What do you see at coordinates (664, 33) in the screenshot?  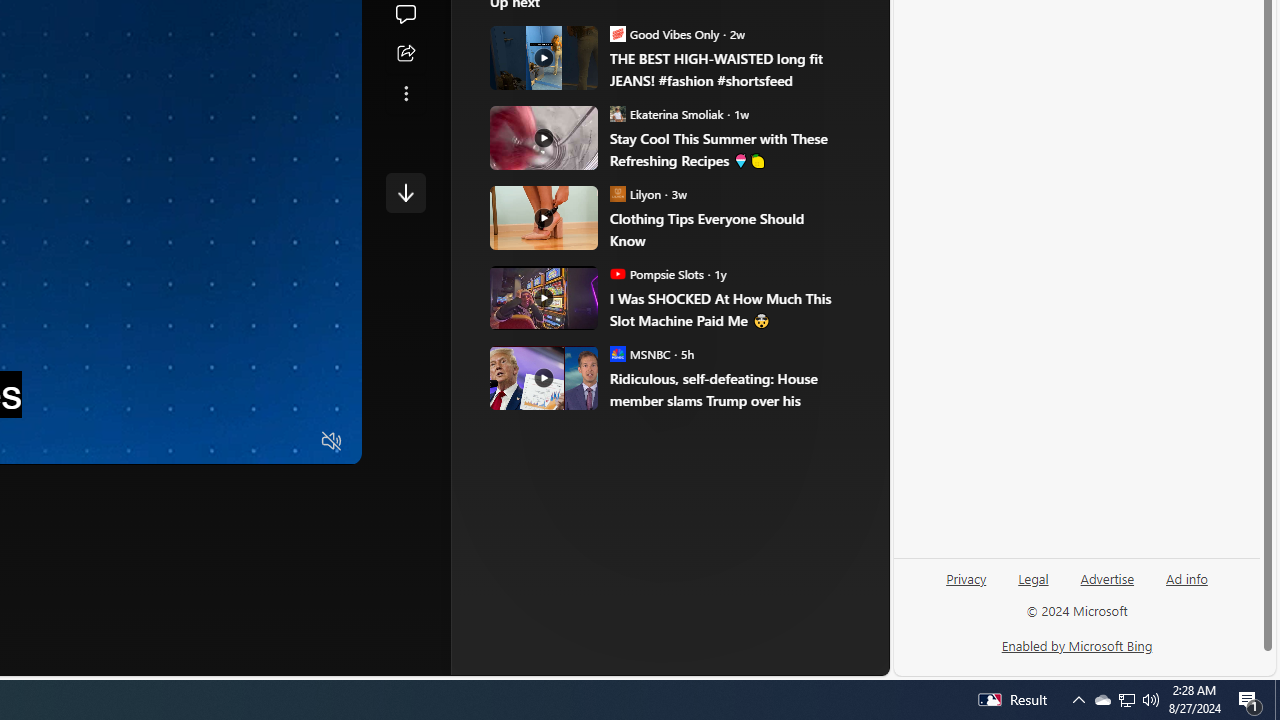 I see `'Good Vibes Only Good Vibes Only'` at bounding box center [664, 33].